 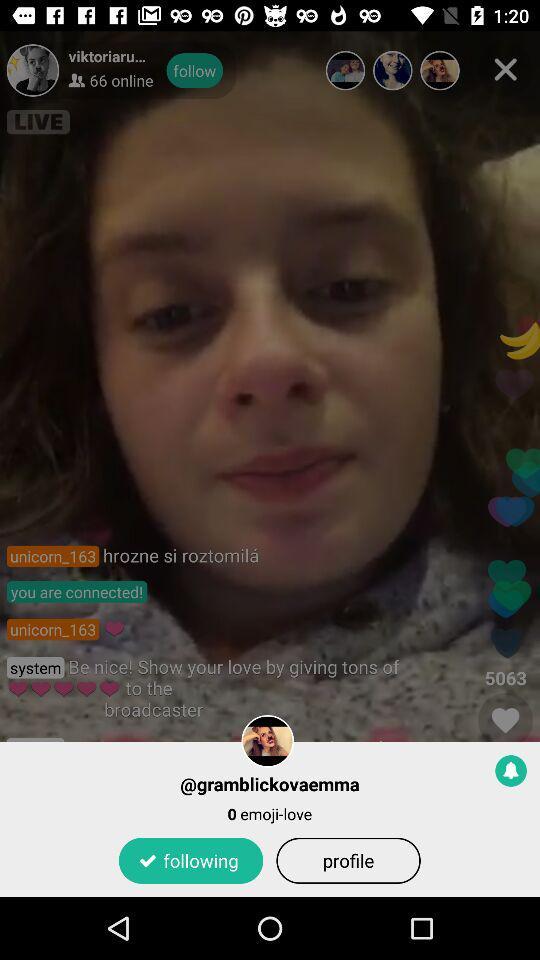 I want to click on the app to the left of the profile app, so click(x=191, y=859).